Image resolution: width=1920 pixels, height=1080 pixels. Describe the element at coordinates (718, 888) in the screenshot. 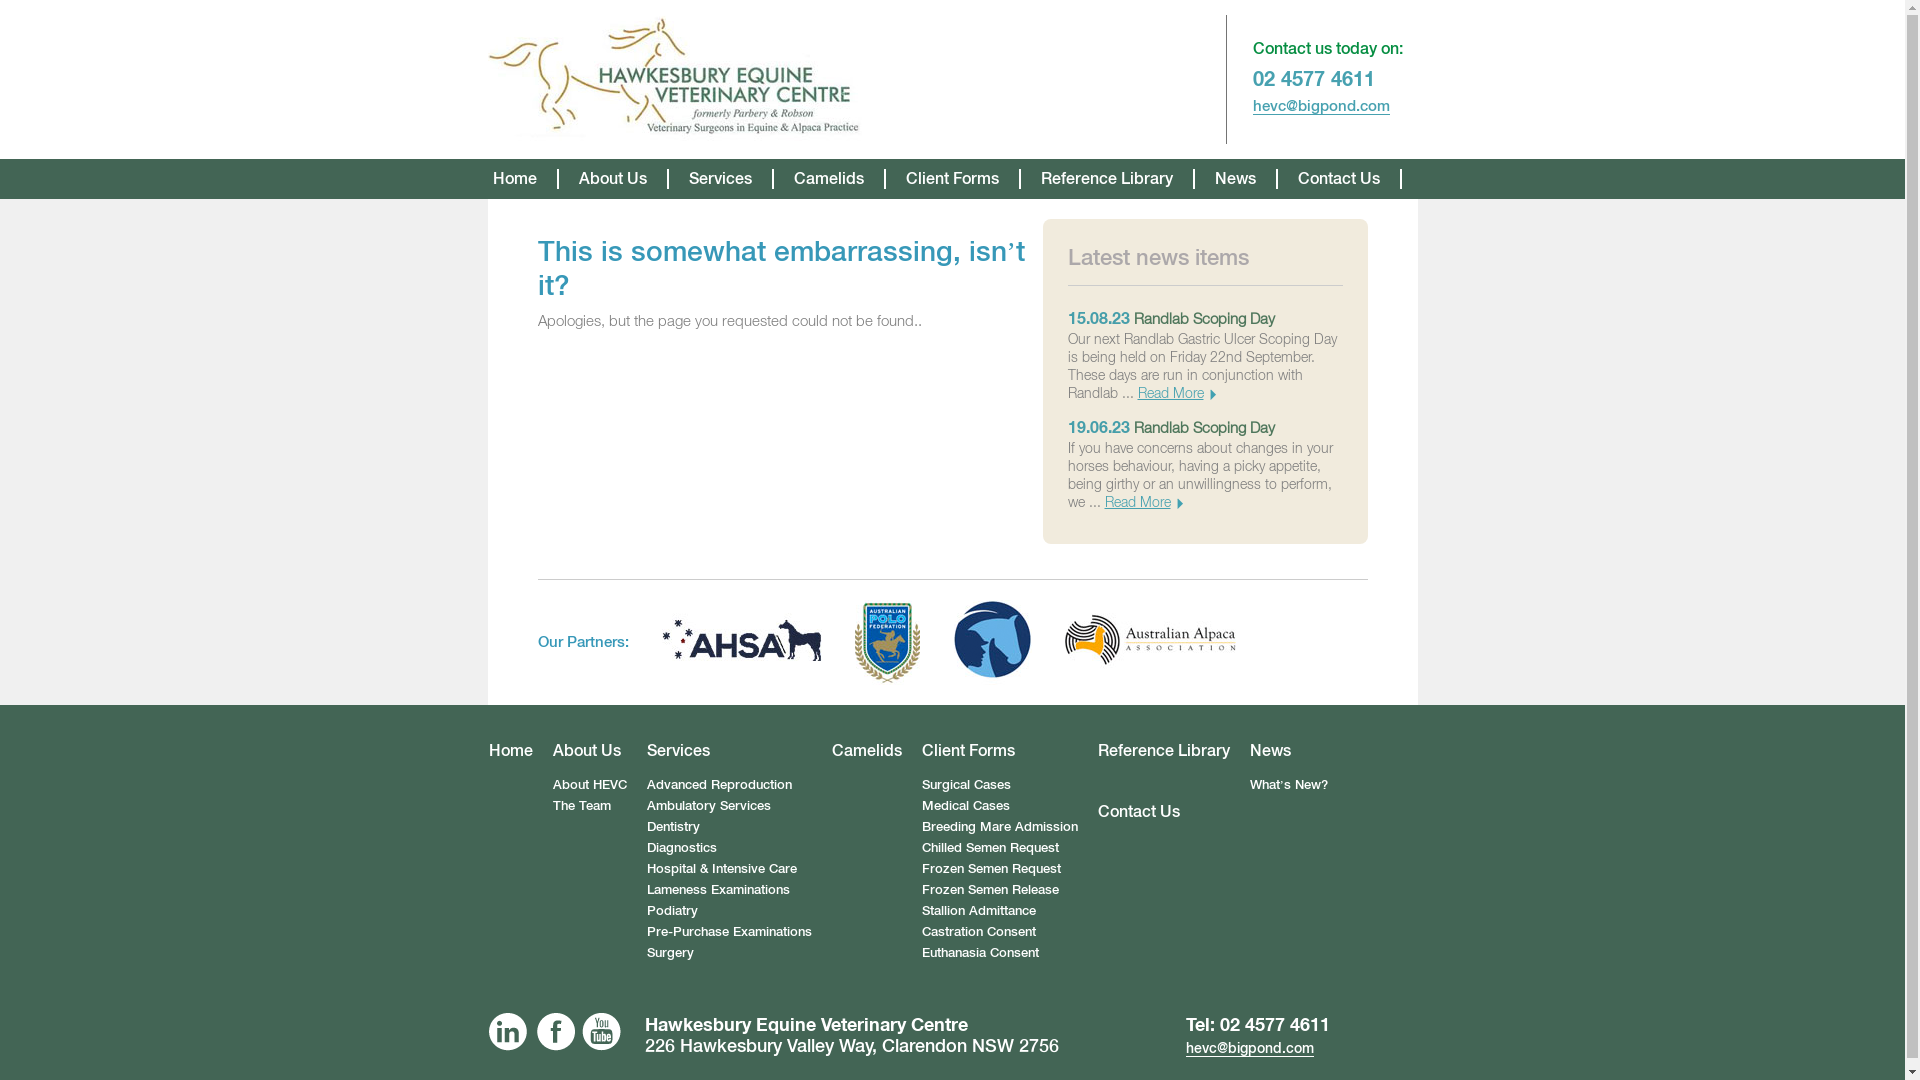

I see `'Lameness Examinations'` at that location.